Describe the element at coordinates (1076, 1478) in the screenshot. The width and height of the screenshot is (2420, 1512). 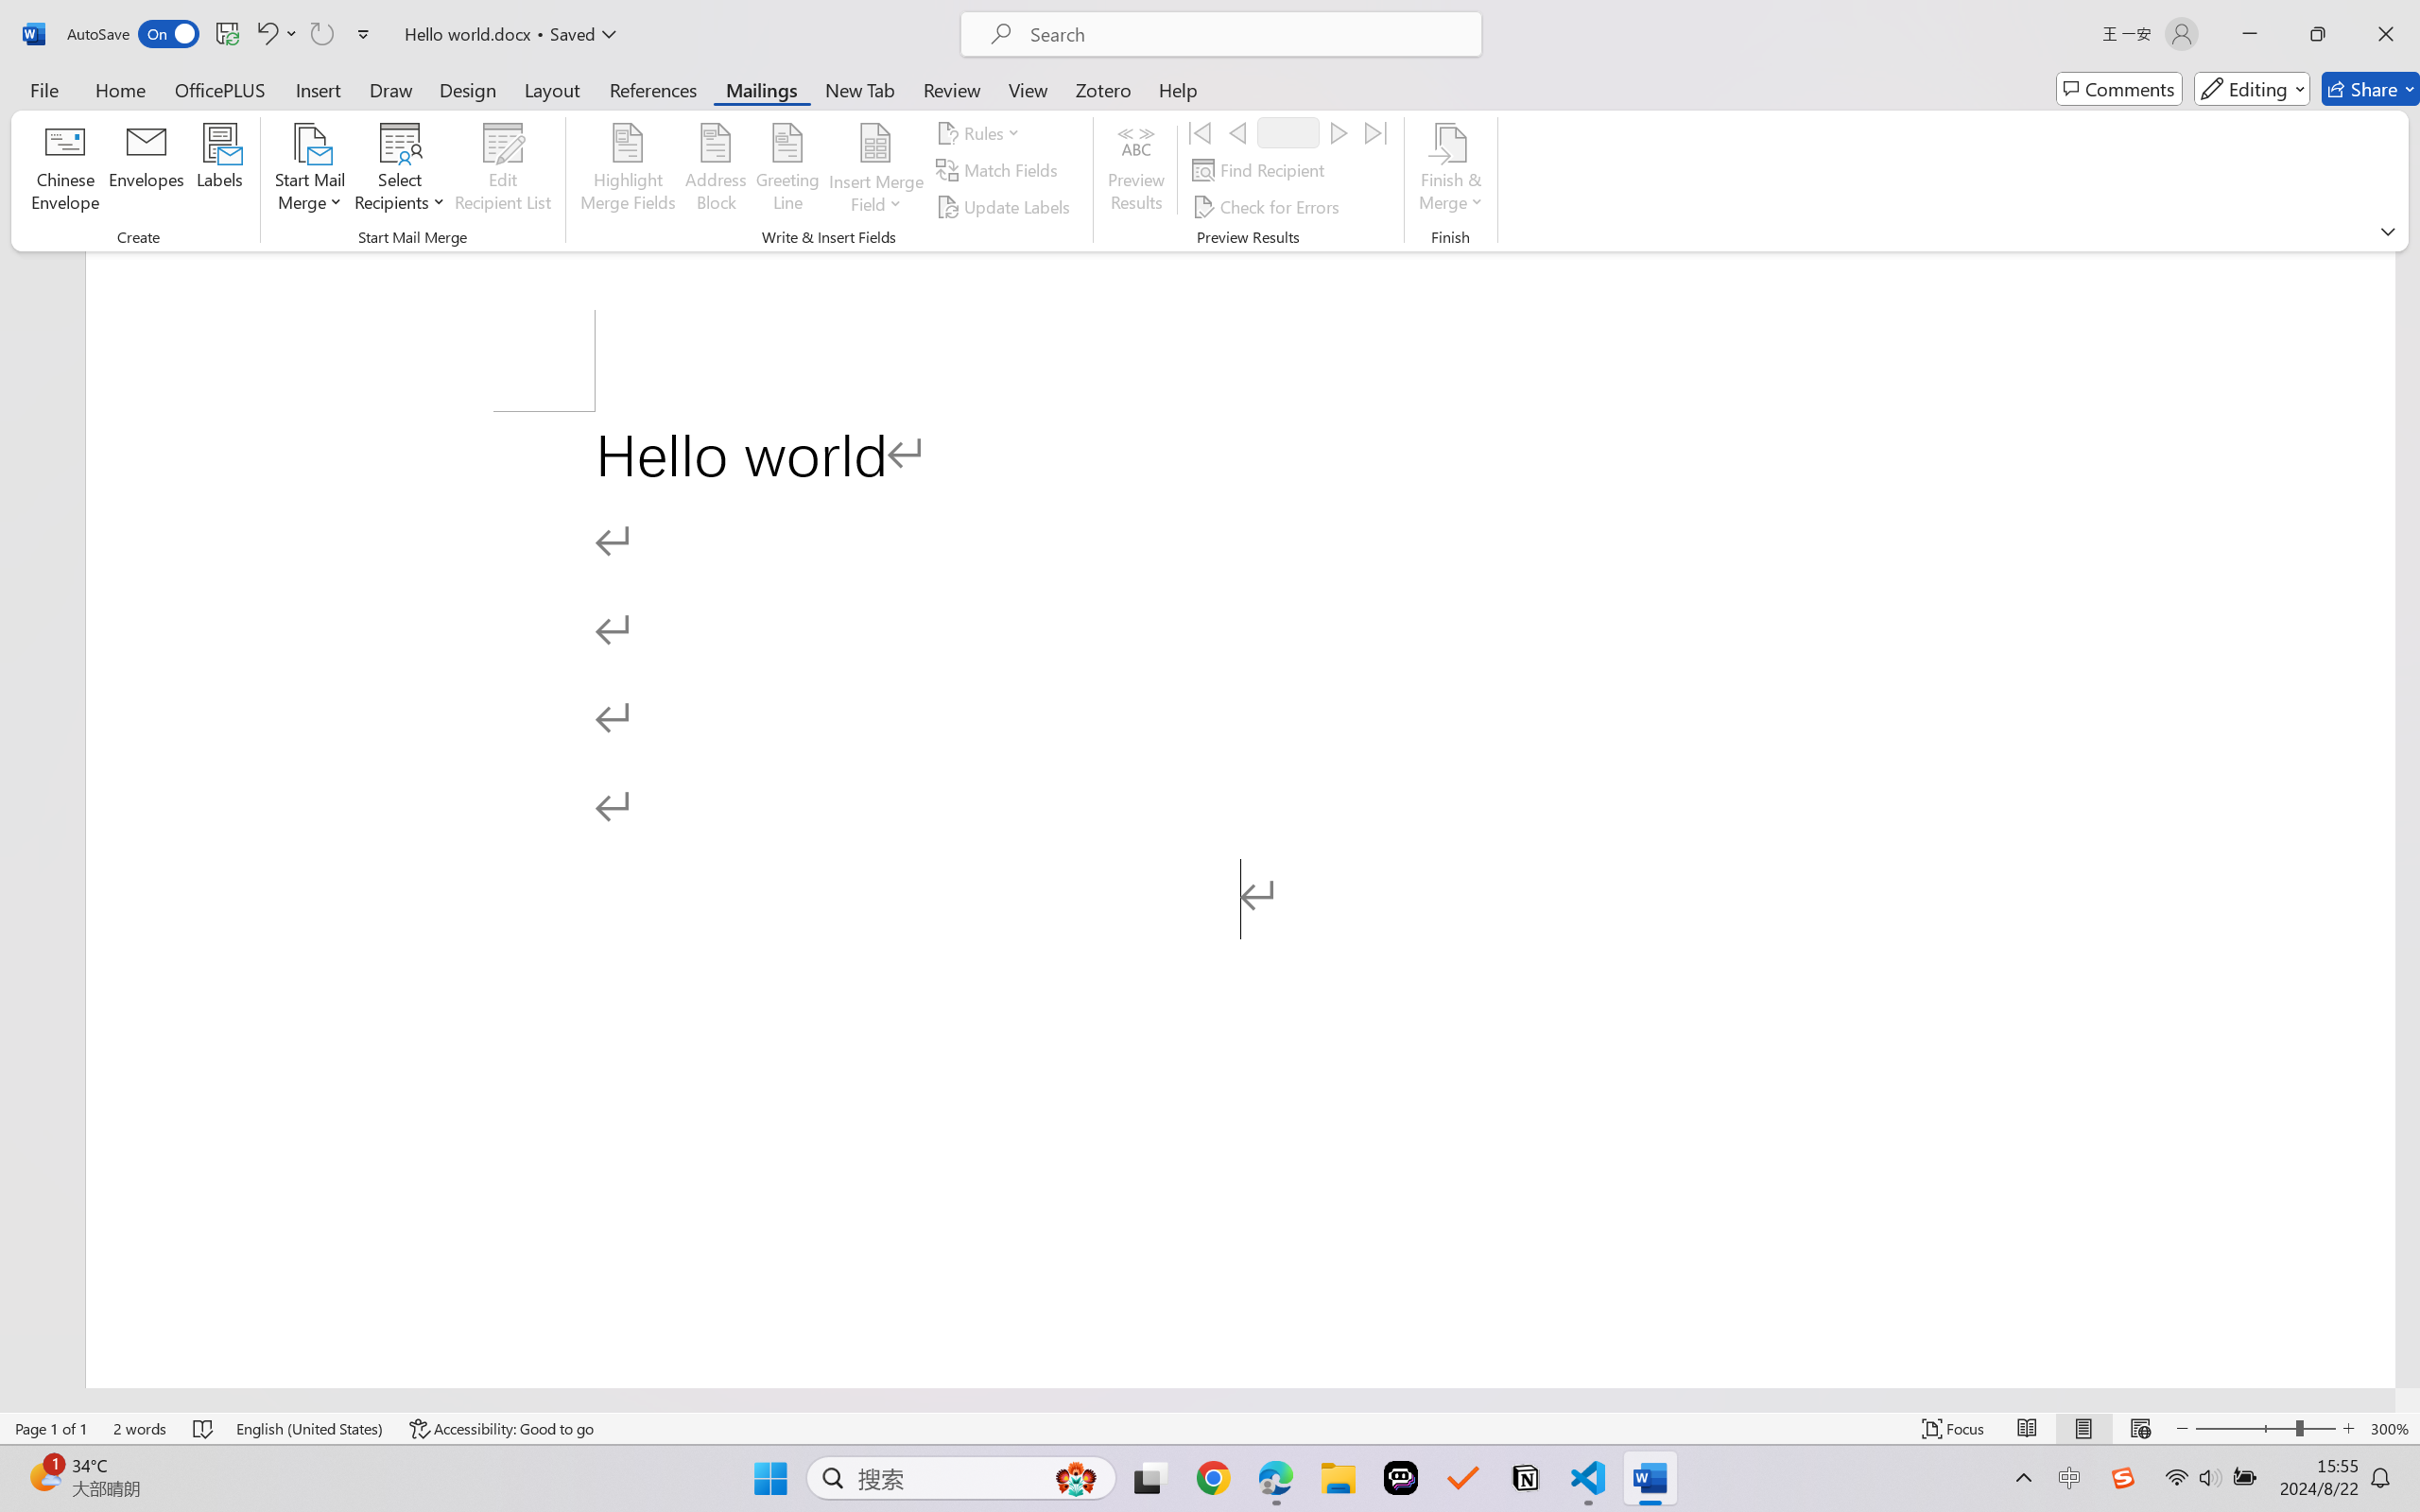
I see `'AutomationID: DynamicSearchBoxGleamImage'` at that location.